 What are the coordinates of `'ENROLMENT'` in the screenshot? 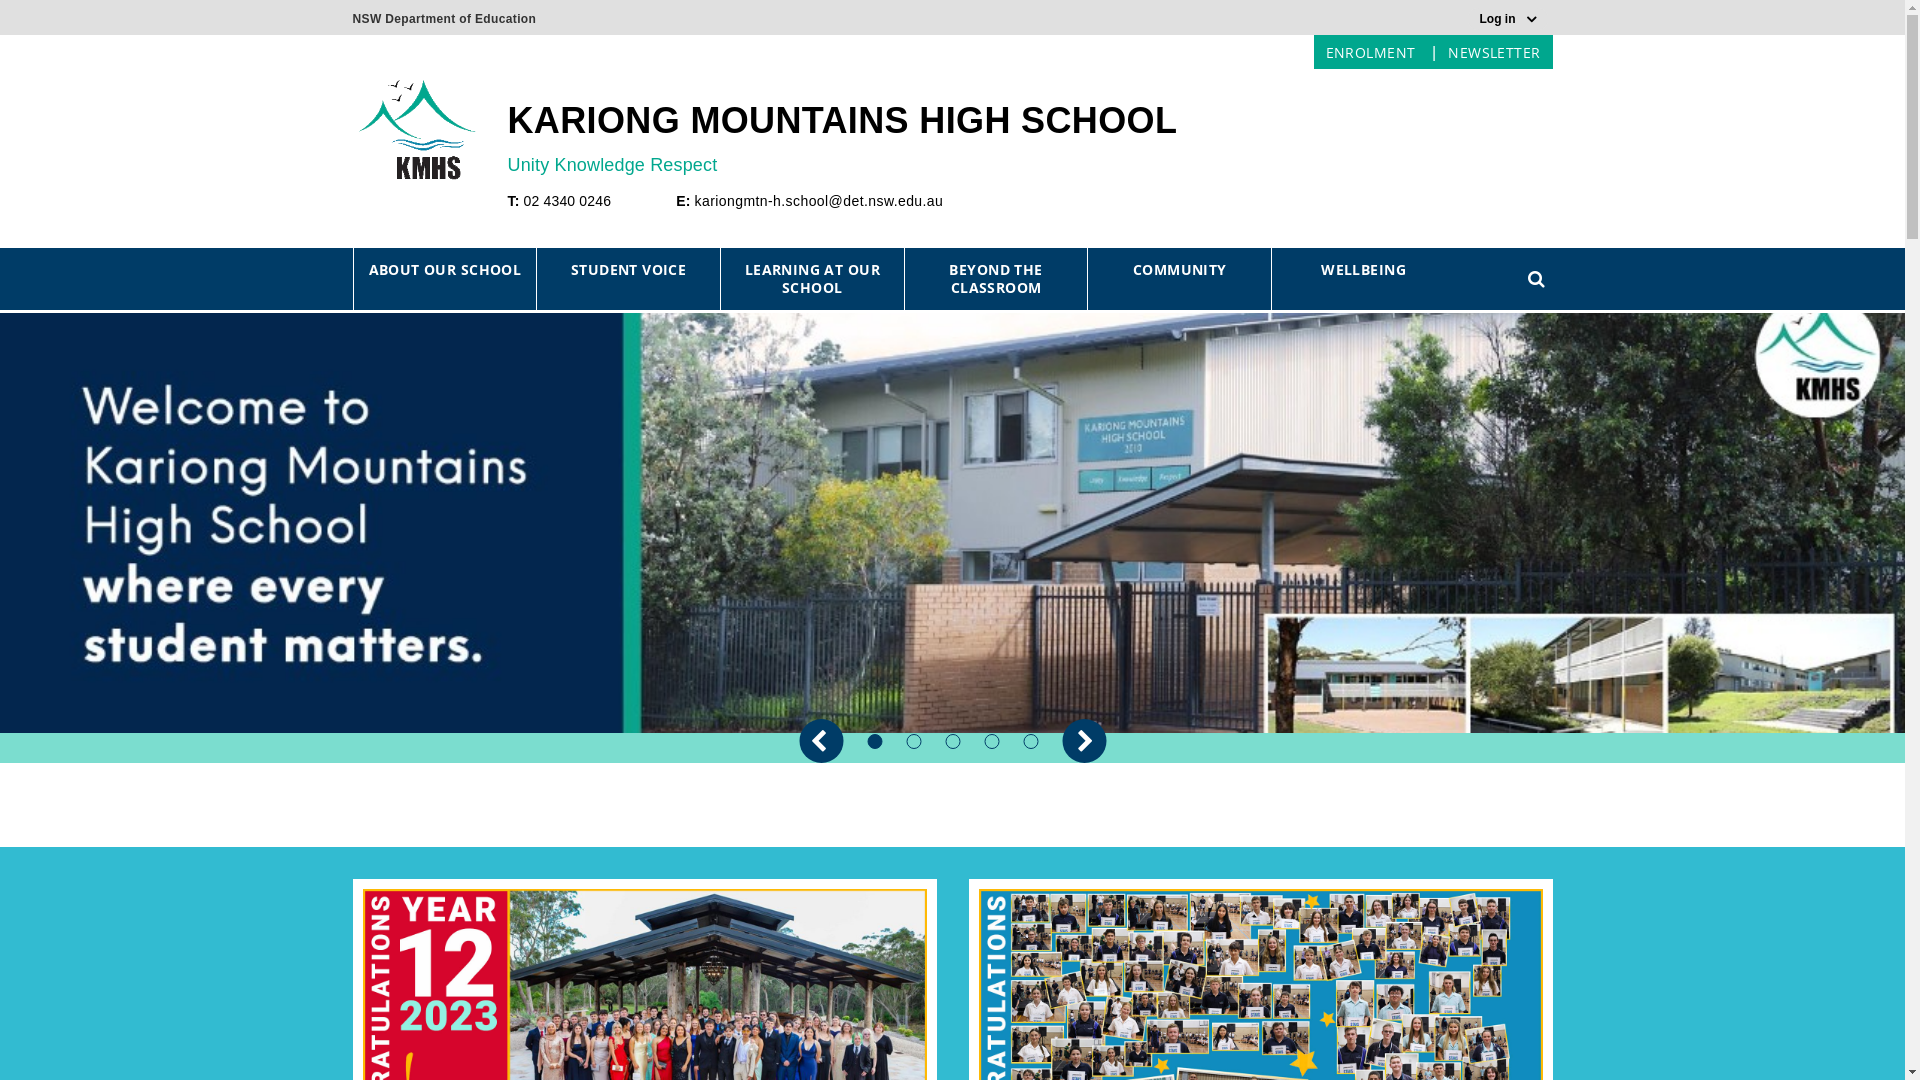 It's located at (1370, 51).